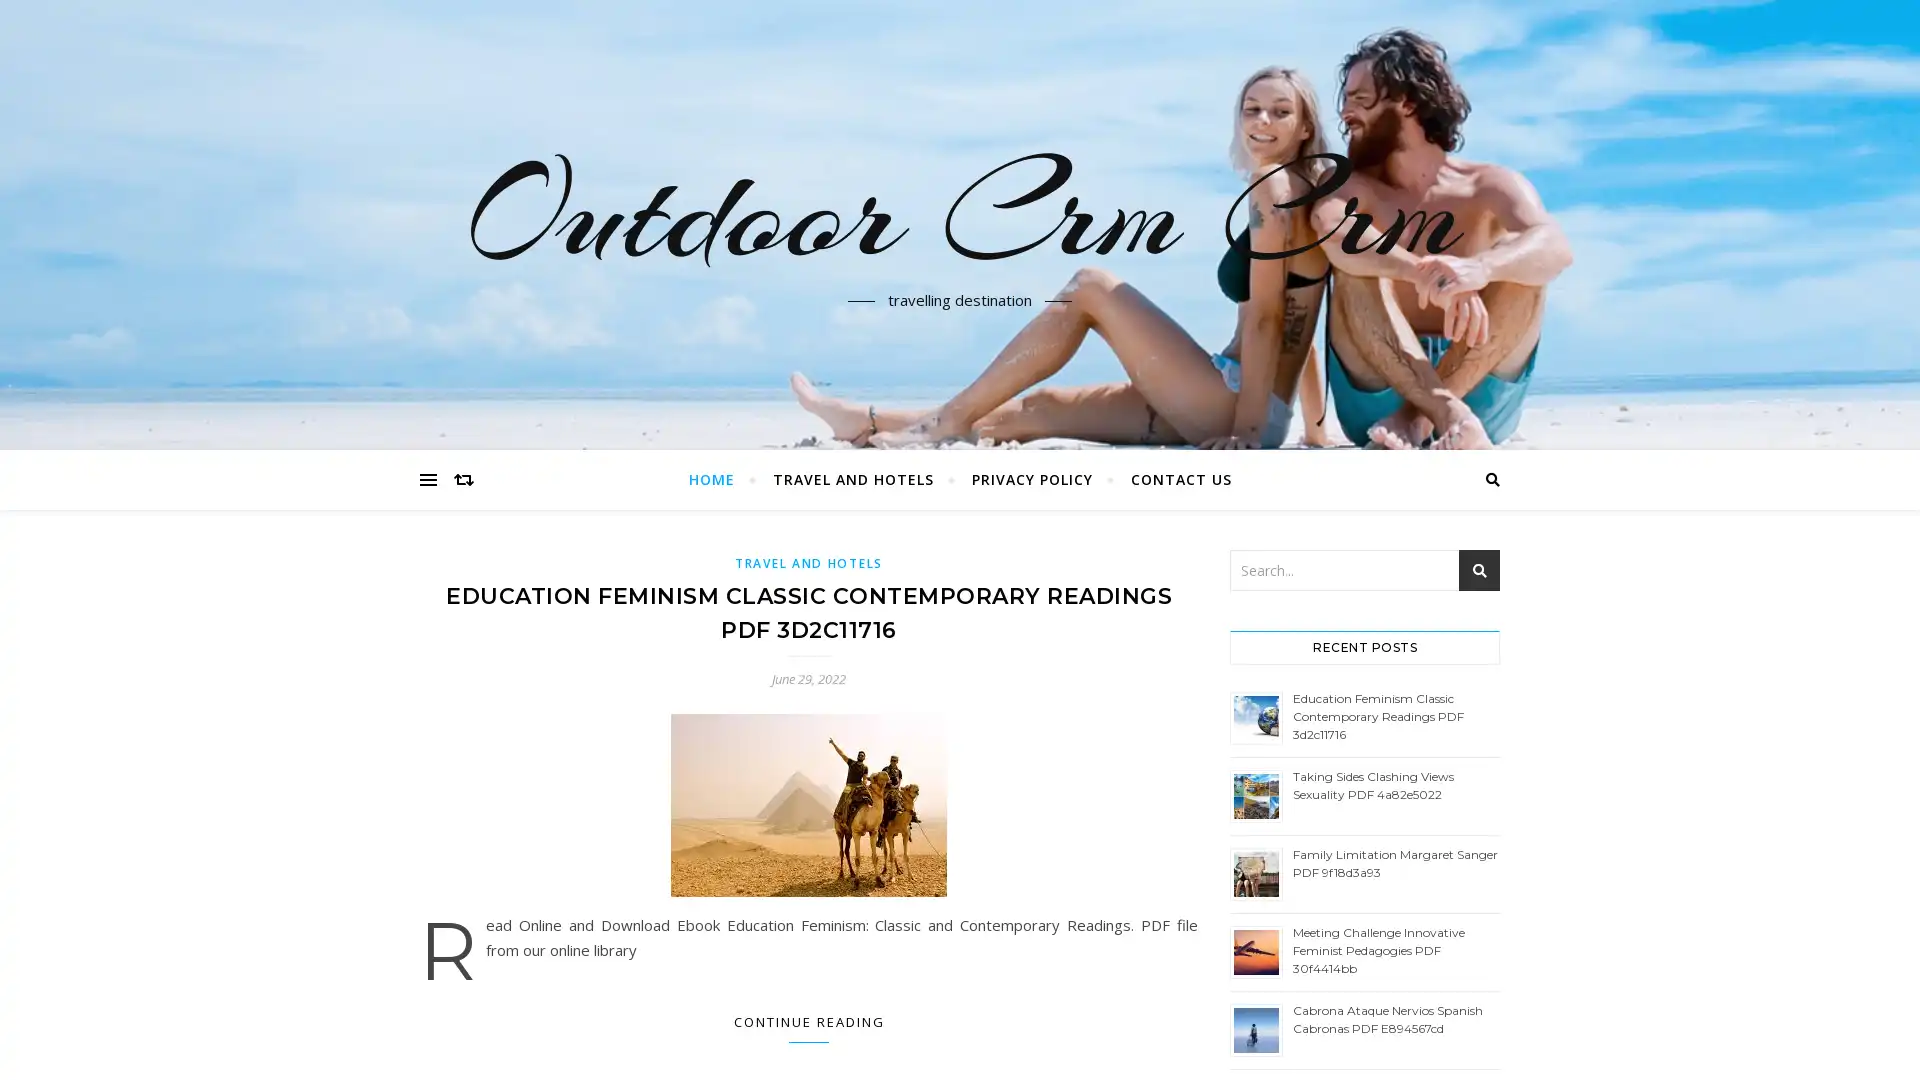 The width and height of the screenshot is (1920, 1080). I want to click on st, so click(1479, 570).